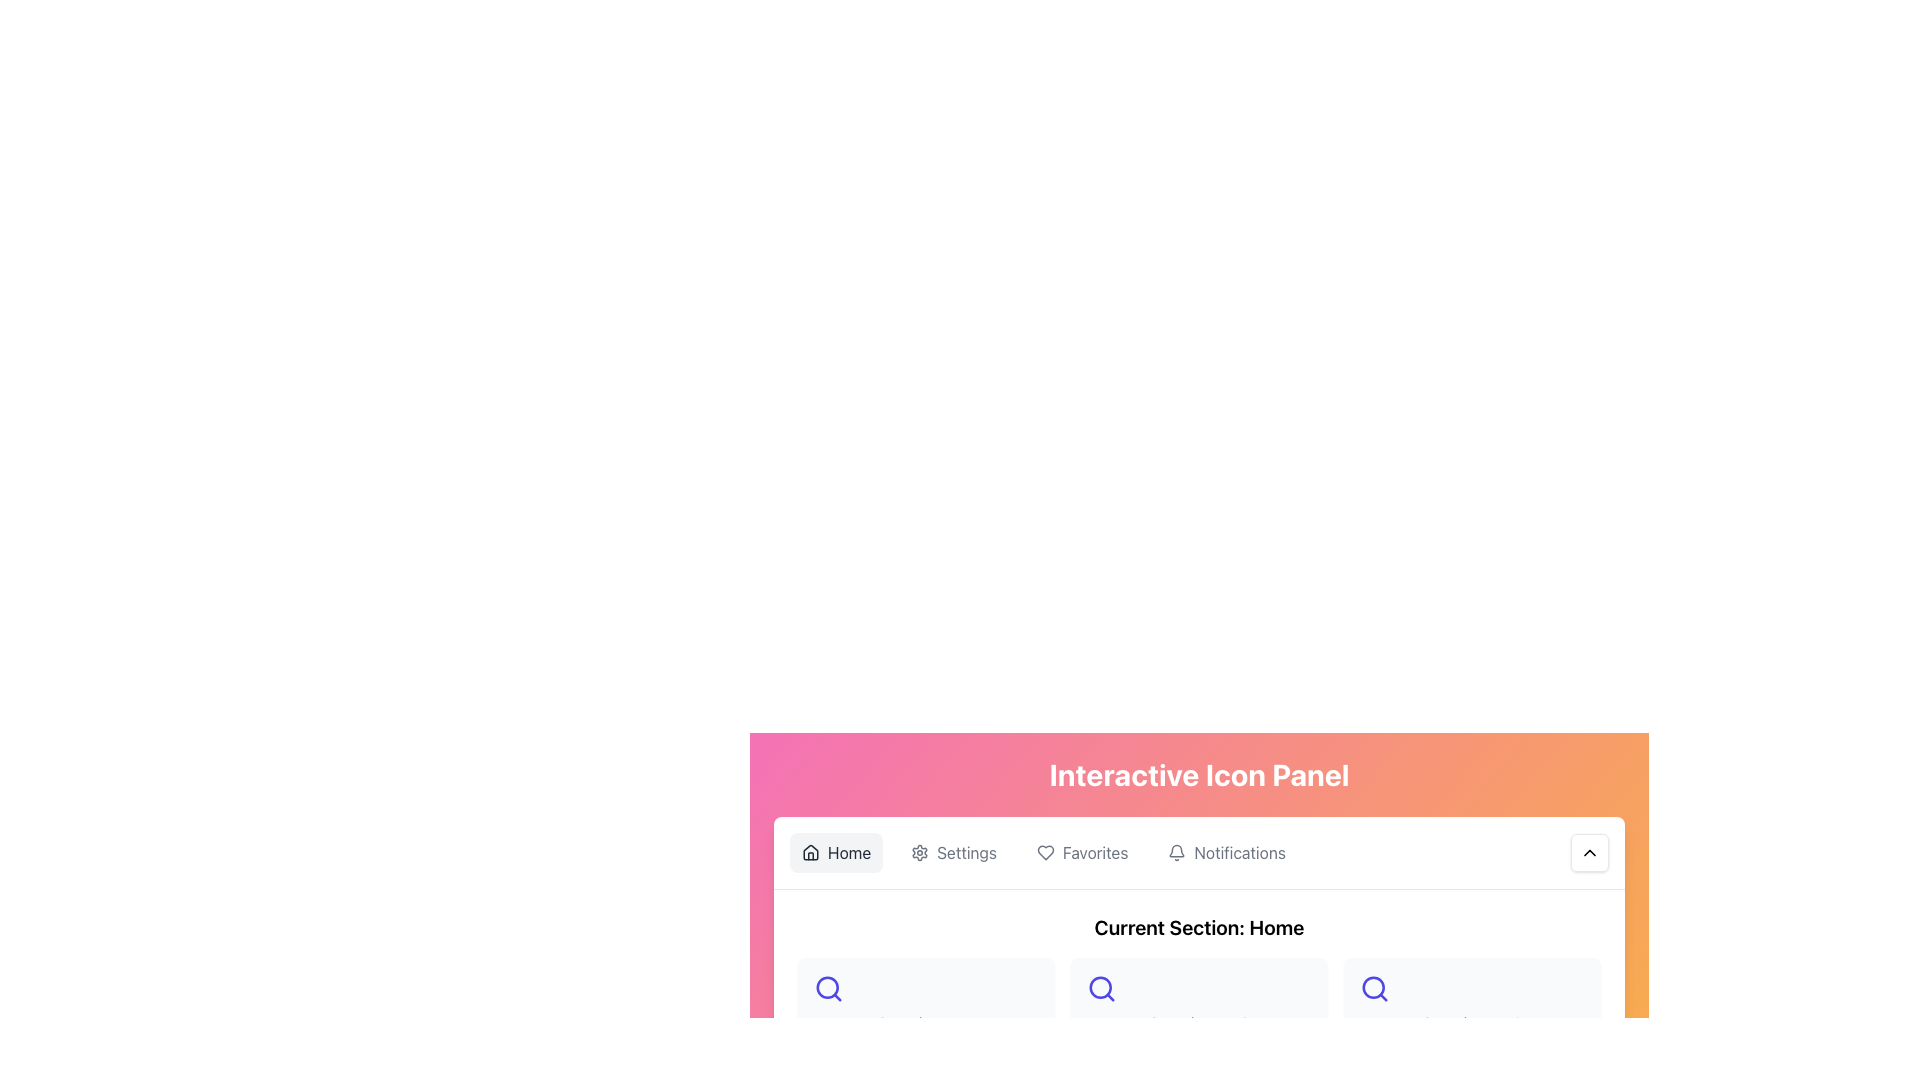 The height and width of the screenshot is (1080, 1920). What do you see at coordinates (1199, 928) in the screenshot?
I see `the label displaying 'Current Section: Home', which is prominently styled in bold and larger font at the top of the user interface` at bounding box center [1199, 928].